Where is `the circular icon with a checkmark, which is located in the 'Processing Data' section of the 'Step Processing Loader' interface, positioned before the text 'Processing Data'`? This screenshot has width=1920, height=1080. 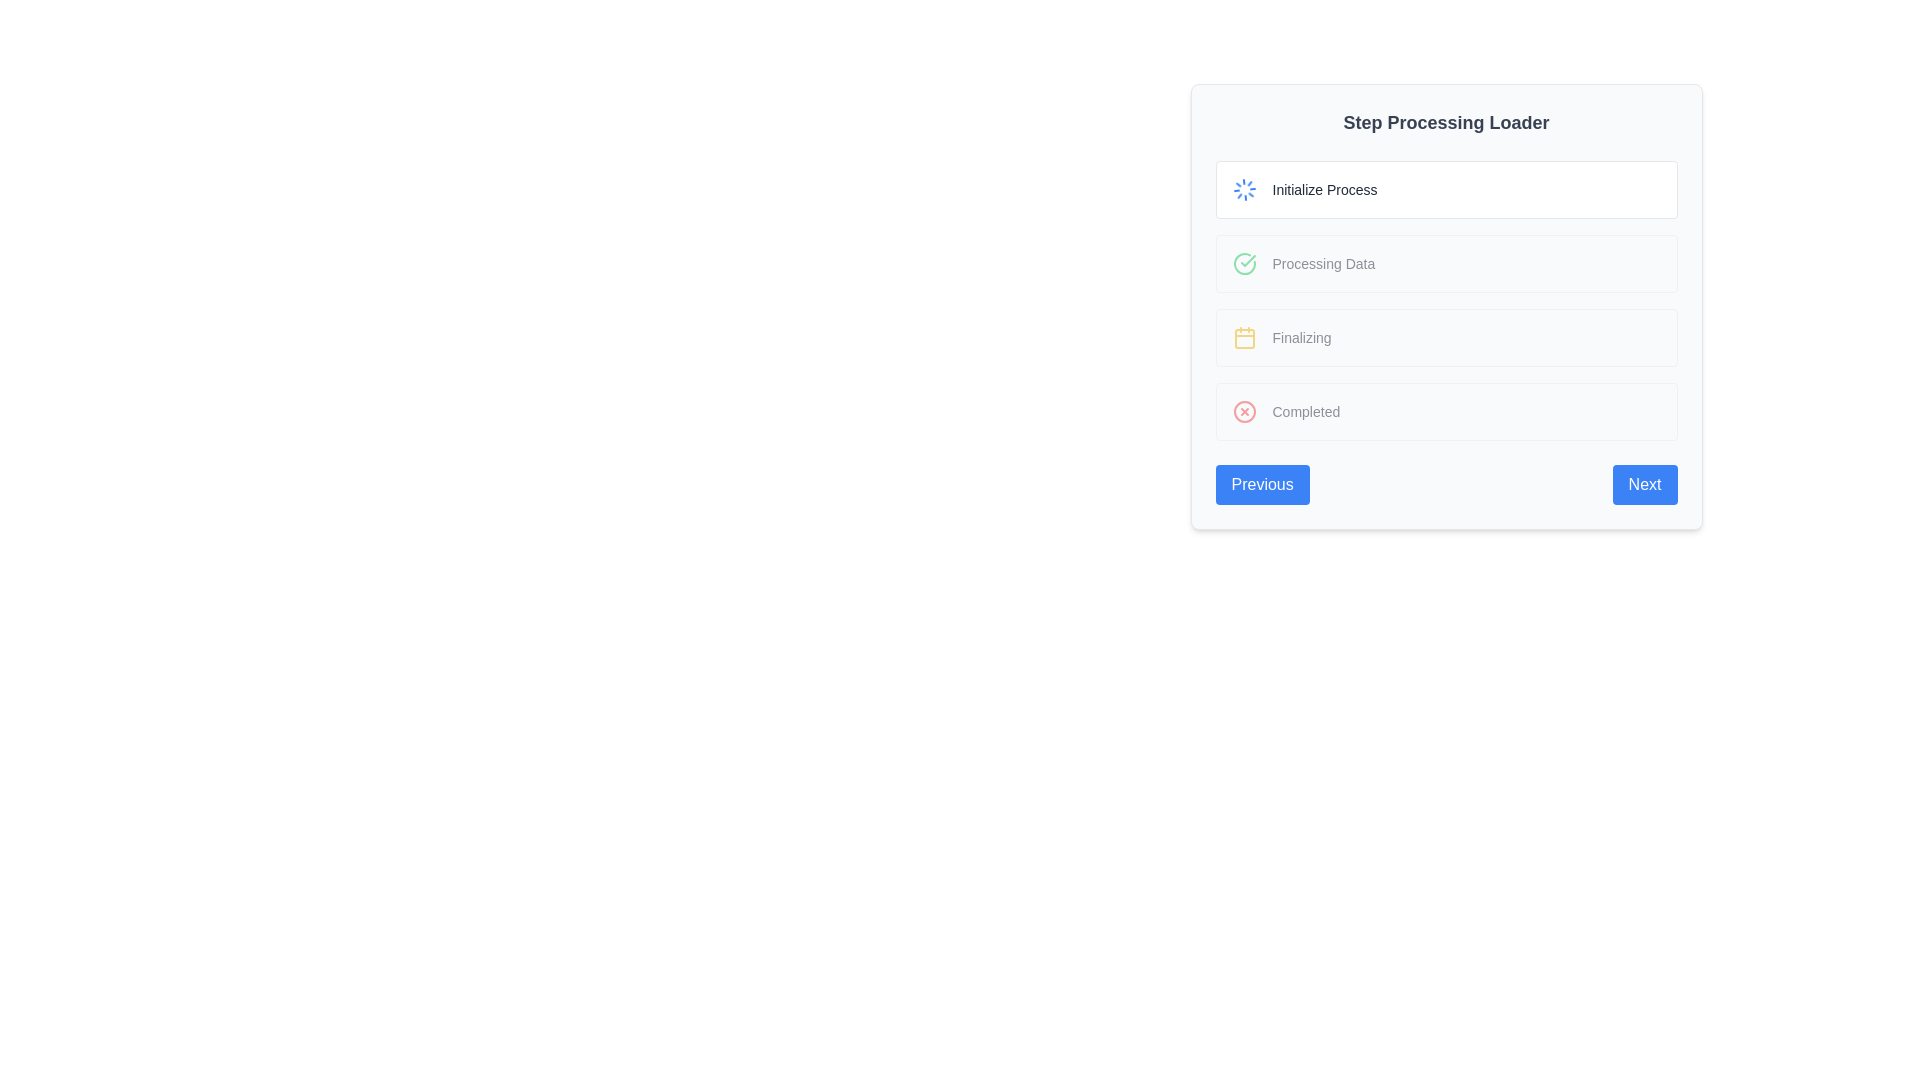
the circular icon with a checkmark, which is located in the 'Processing Data' section of the 'Step Processing Loader' interface, positioned before the text 'Processing Data' is located at coordinates (1243, 262).